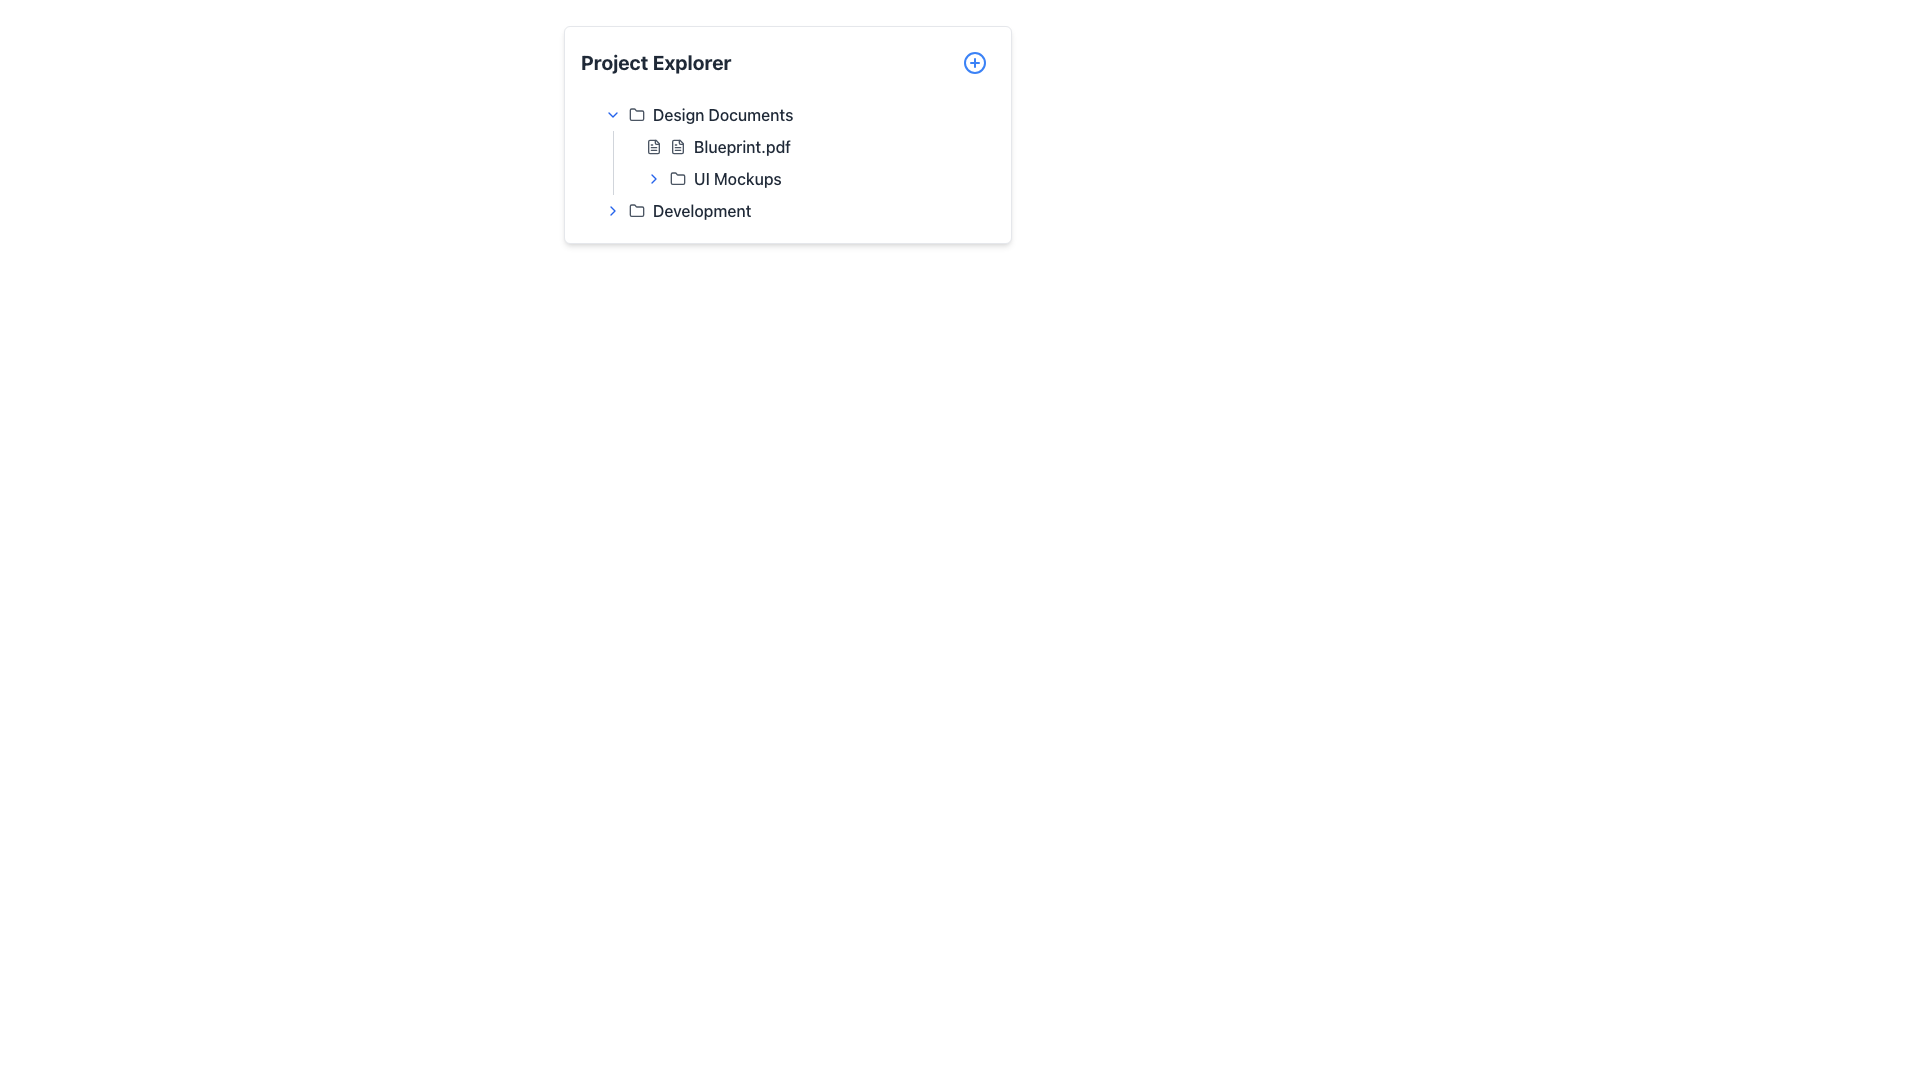 Image resolution: width=1920 pixels, height=1080 pixels. What do you see at coordinates (677, 145) in the screenshot?
I see `the PDF file icon representing 'Blueprint.pdf' in the project explorer interface` at bounding box center [677, 145].